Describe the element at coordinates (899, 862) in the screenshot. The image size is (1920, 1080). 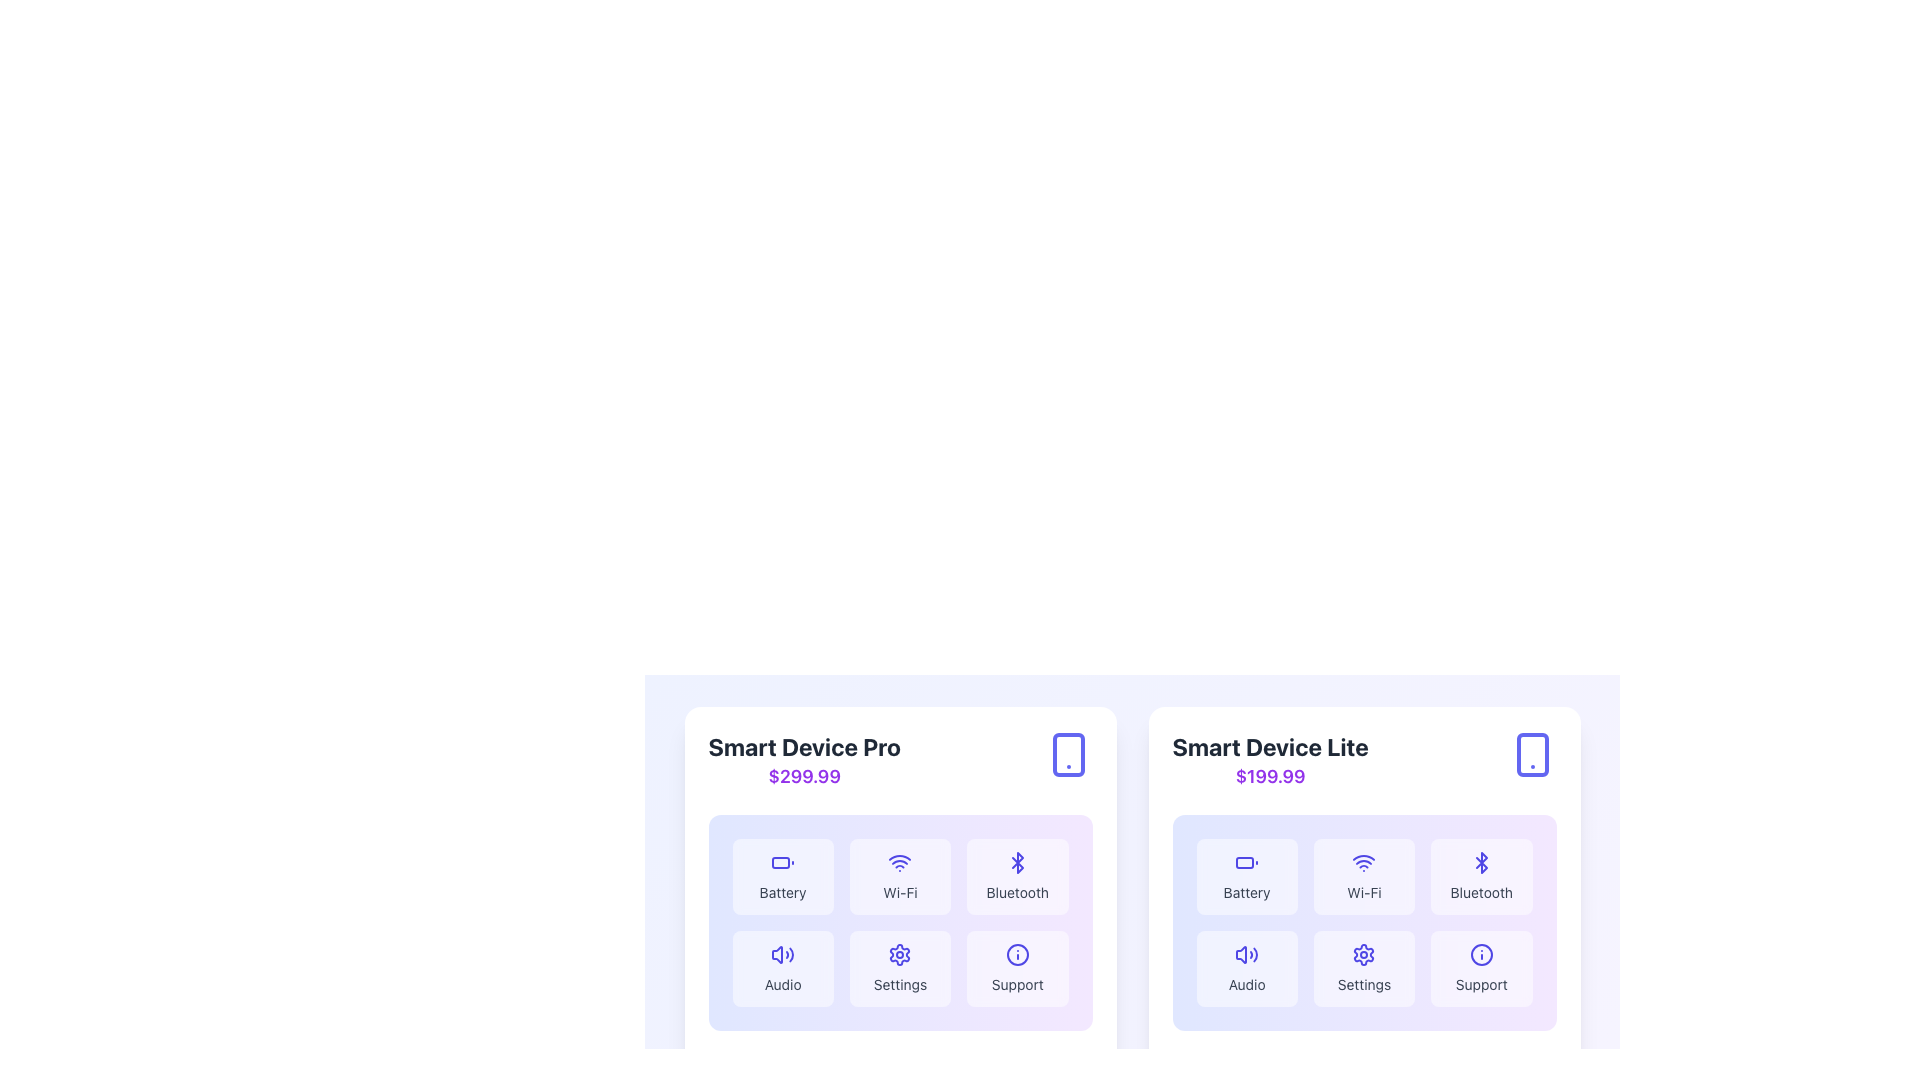
I see `the non-interactive Wi-Fi icon located in the 'Smart Device Pro' card, specifically in the second slot of the second row, above the label 'Wi-Fi'` at that location.